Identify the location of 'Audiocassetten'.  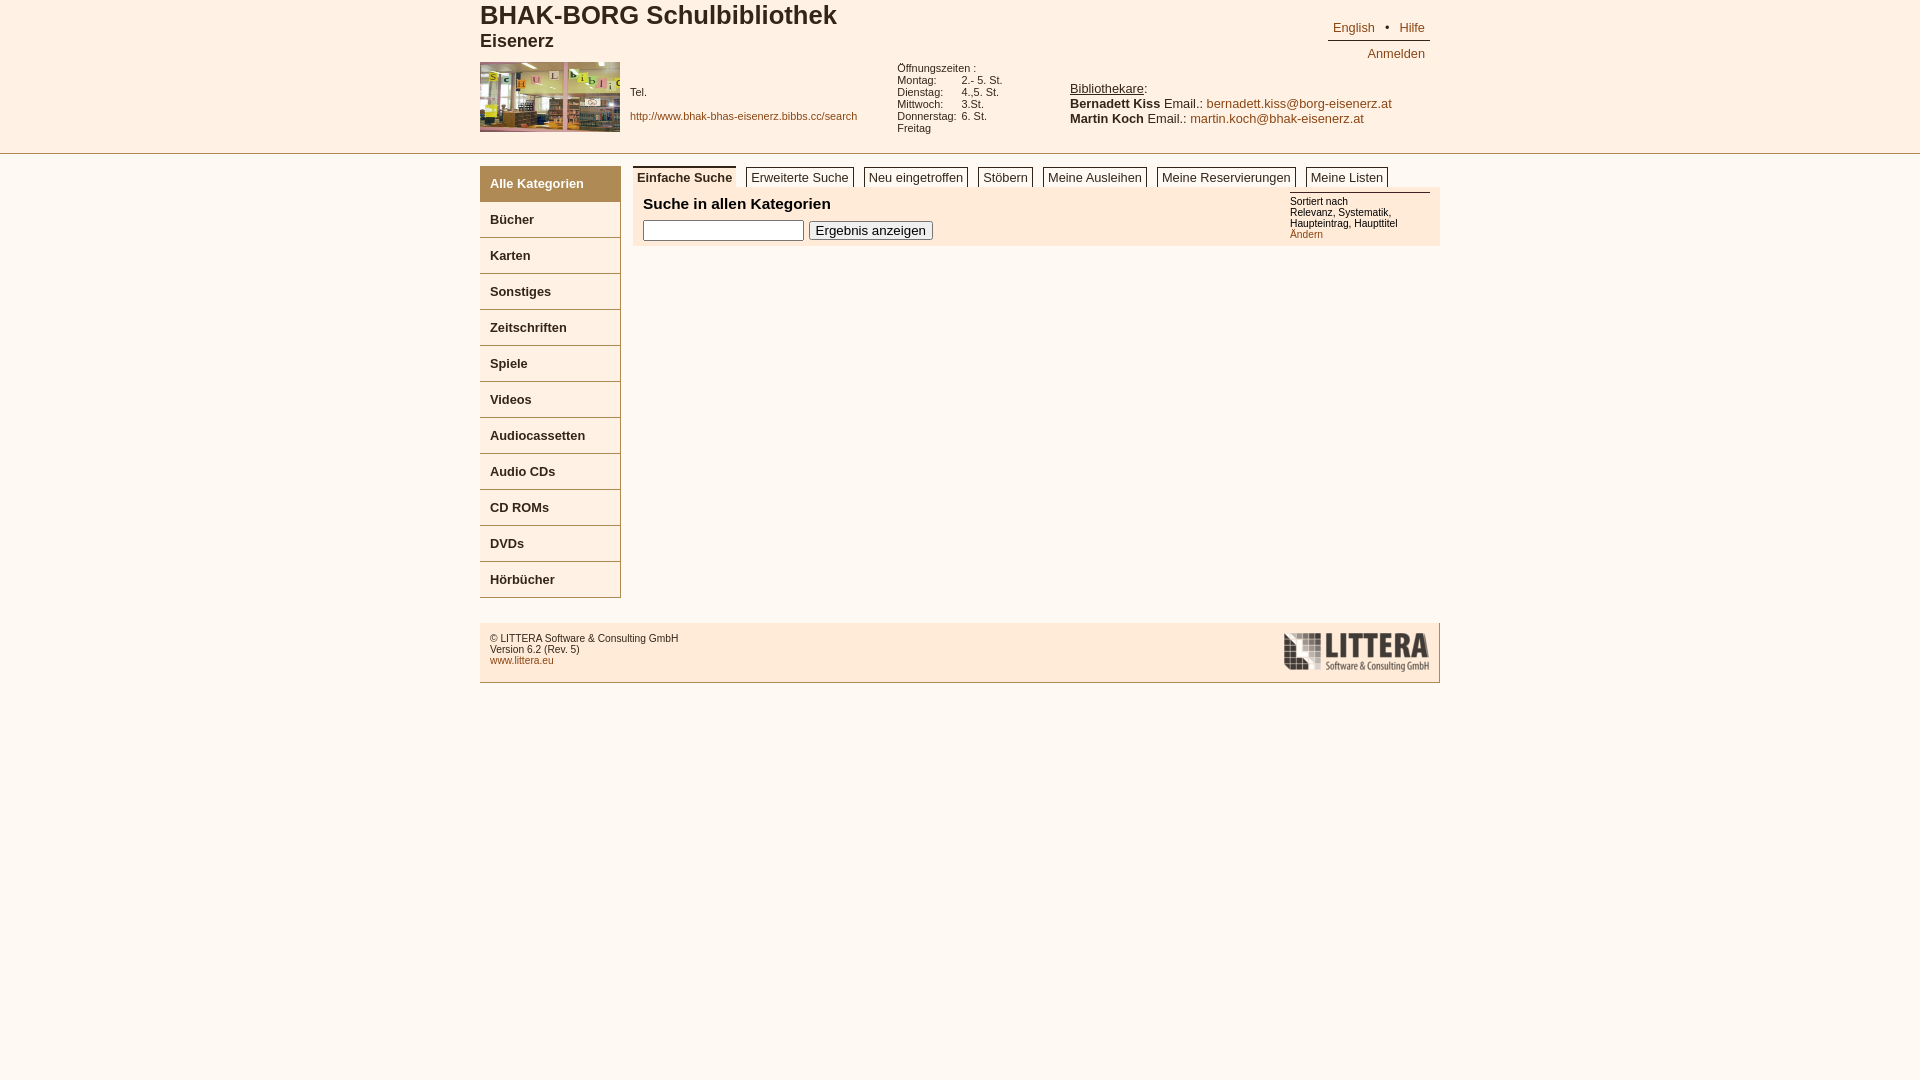
(550, 434).